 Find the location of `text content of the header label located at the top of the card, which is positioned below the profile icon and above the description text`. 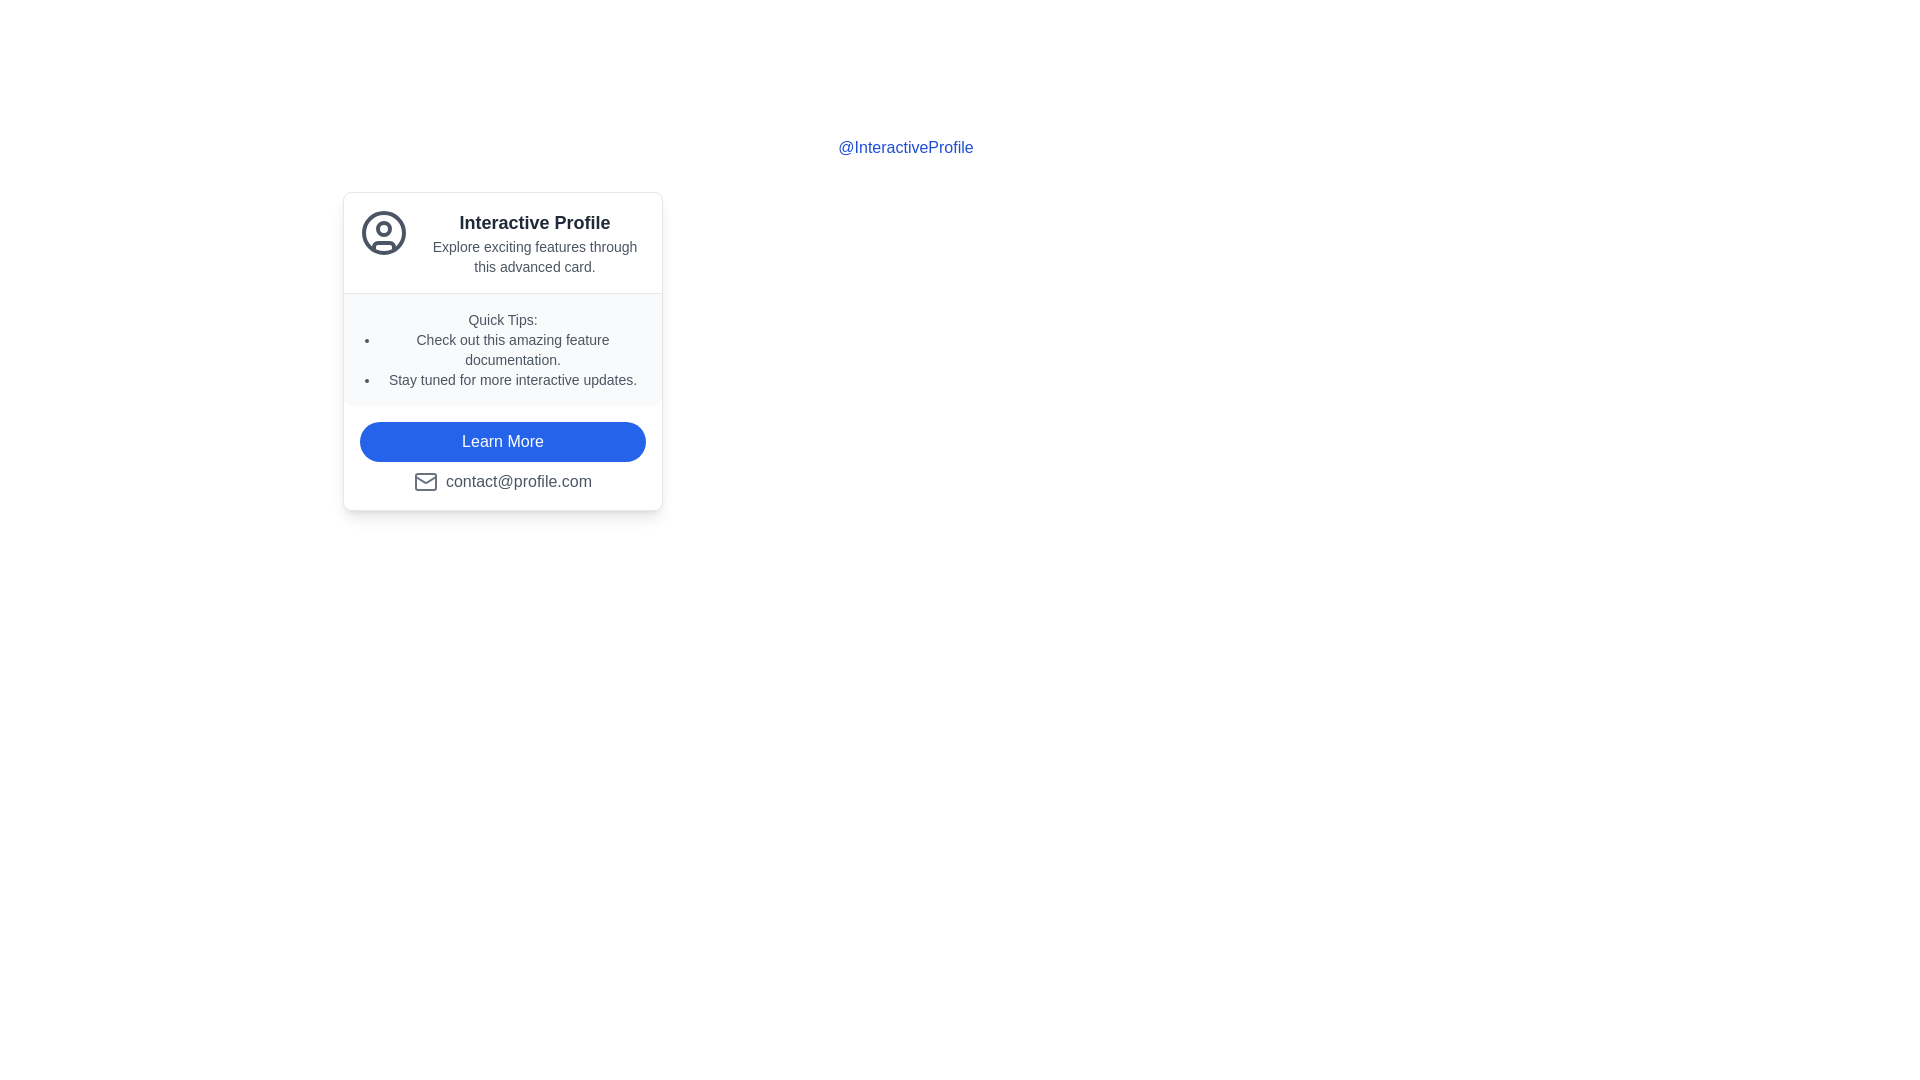

text content of the header label located at the top of the card, which is positioned below the profile icon and above the description text is located at coordinates (534, 223).